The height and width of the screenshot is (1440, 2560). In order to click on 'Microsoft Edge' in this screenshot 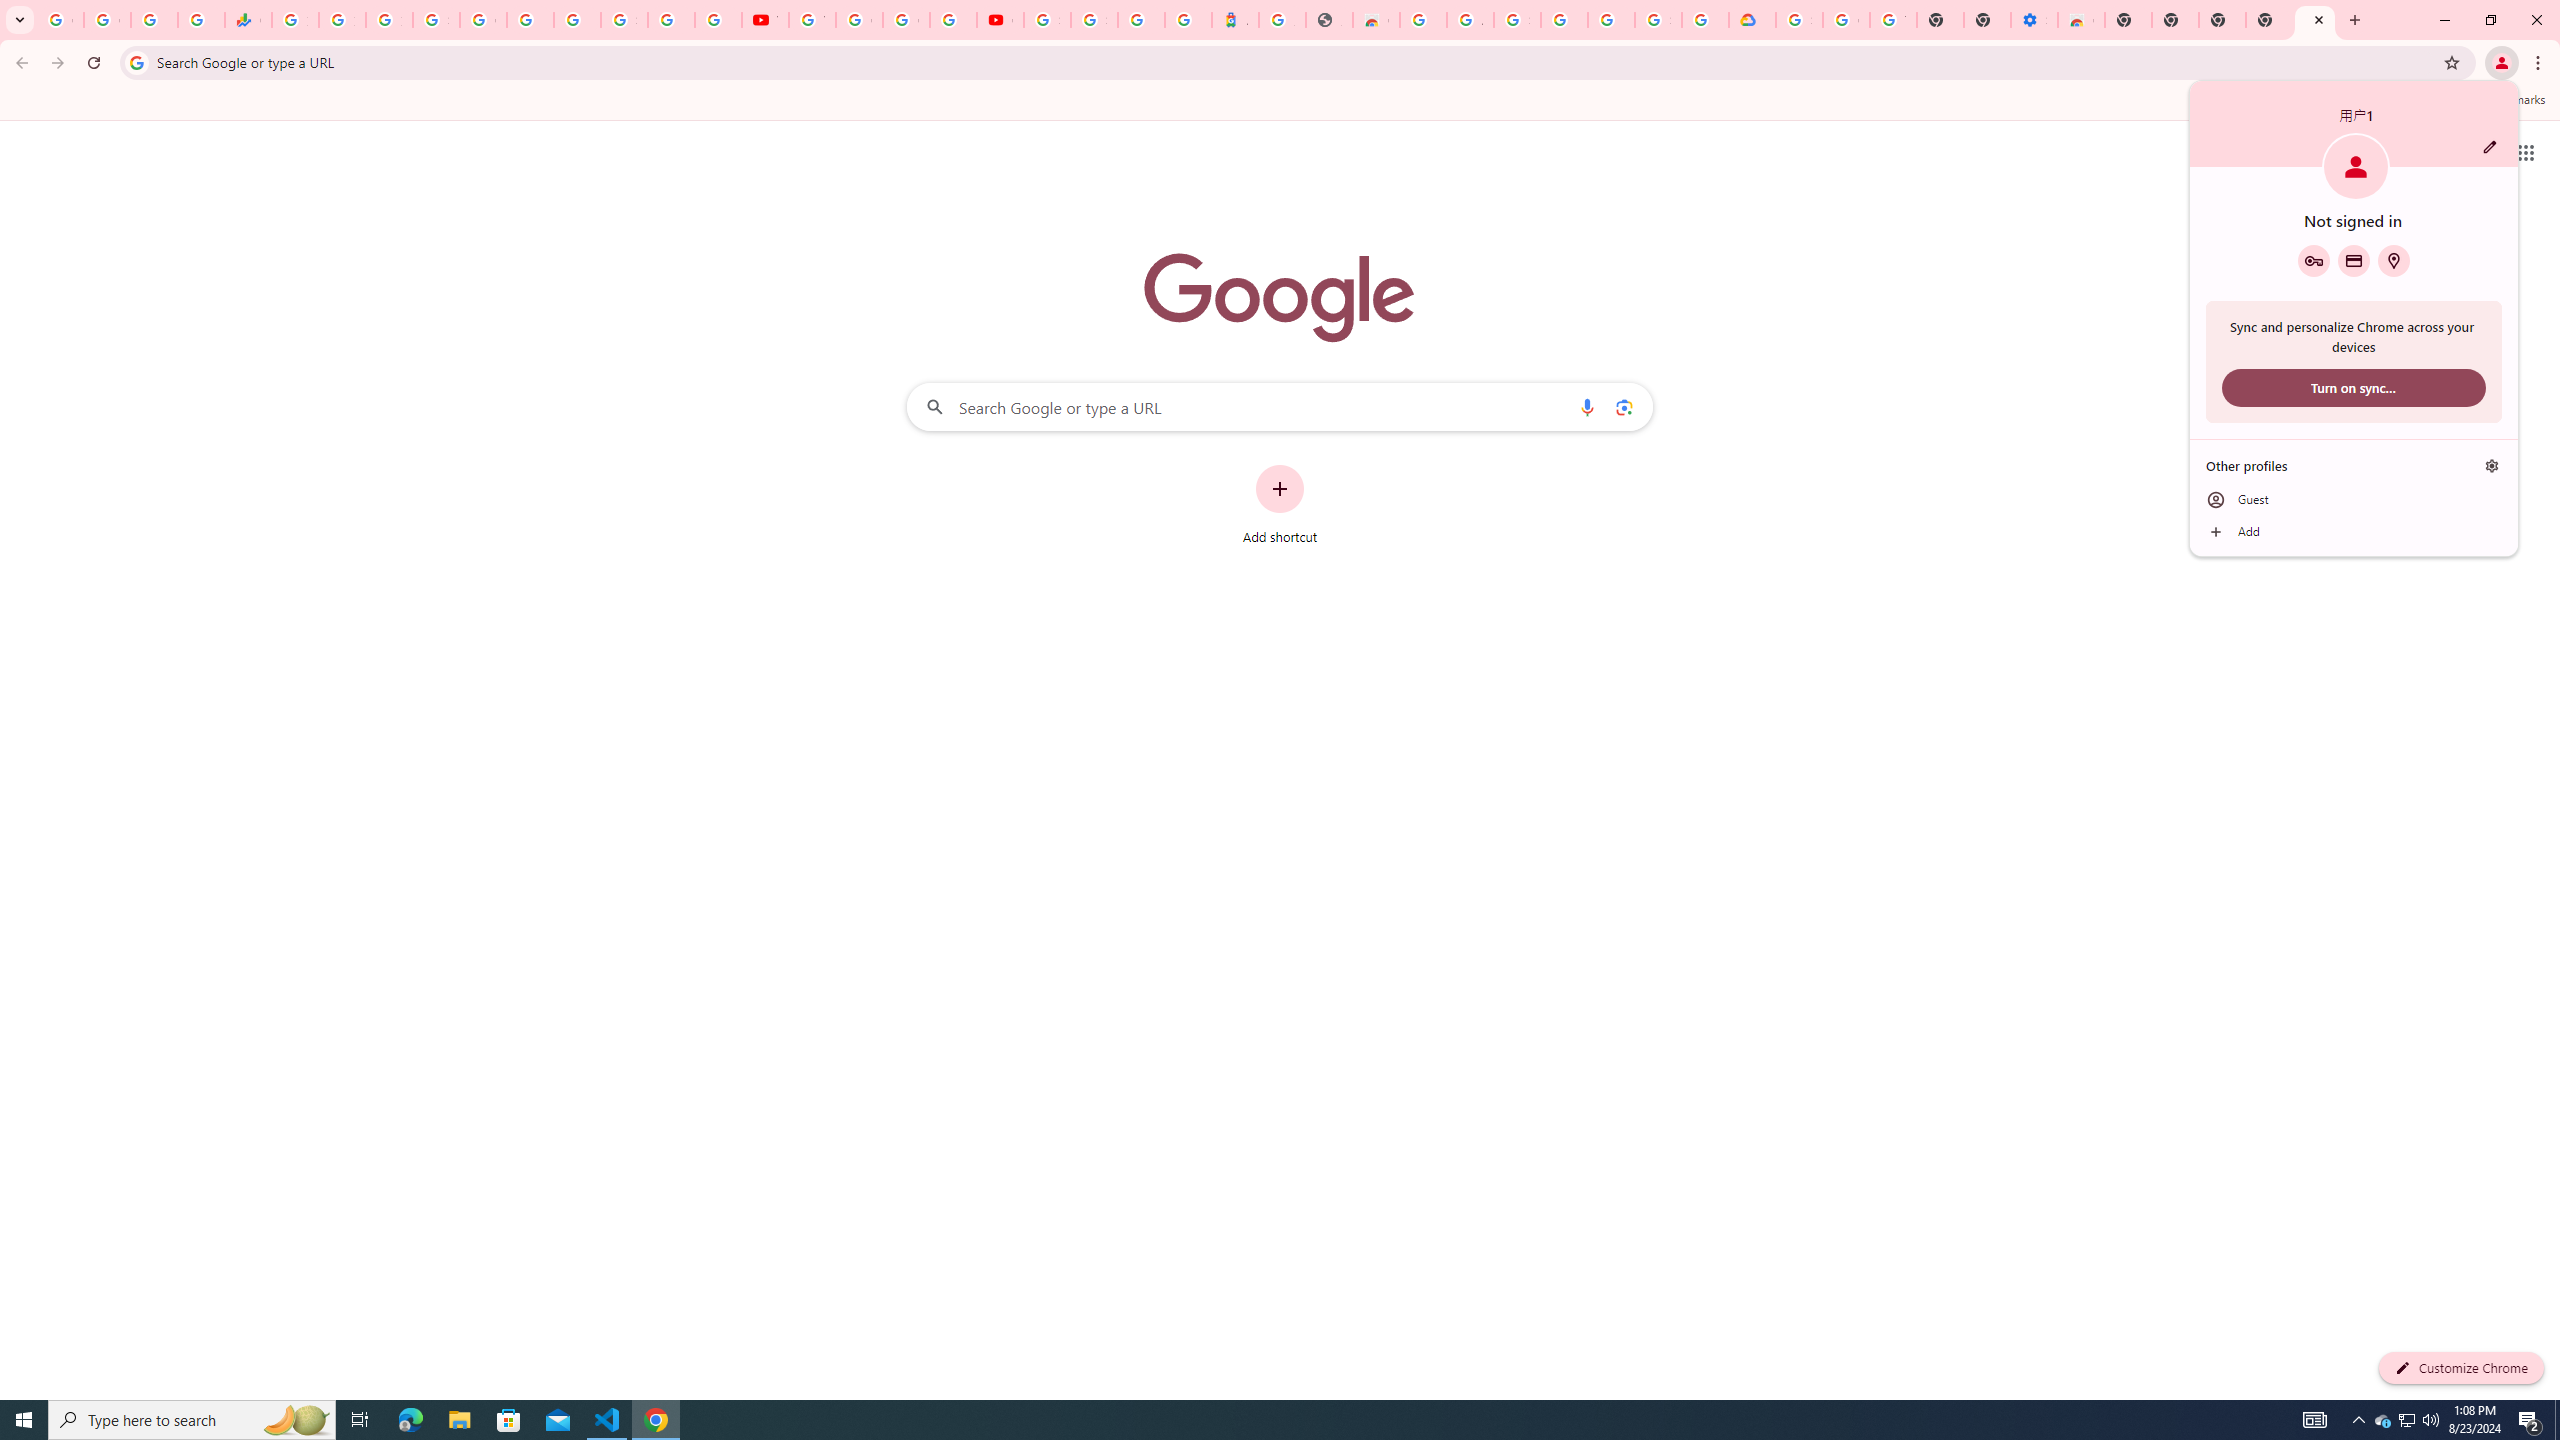, I will do `click(409, 1418)`.